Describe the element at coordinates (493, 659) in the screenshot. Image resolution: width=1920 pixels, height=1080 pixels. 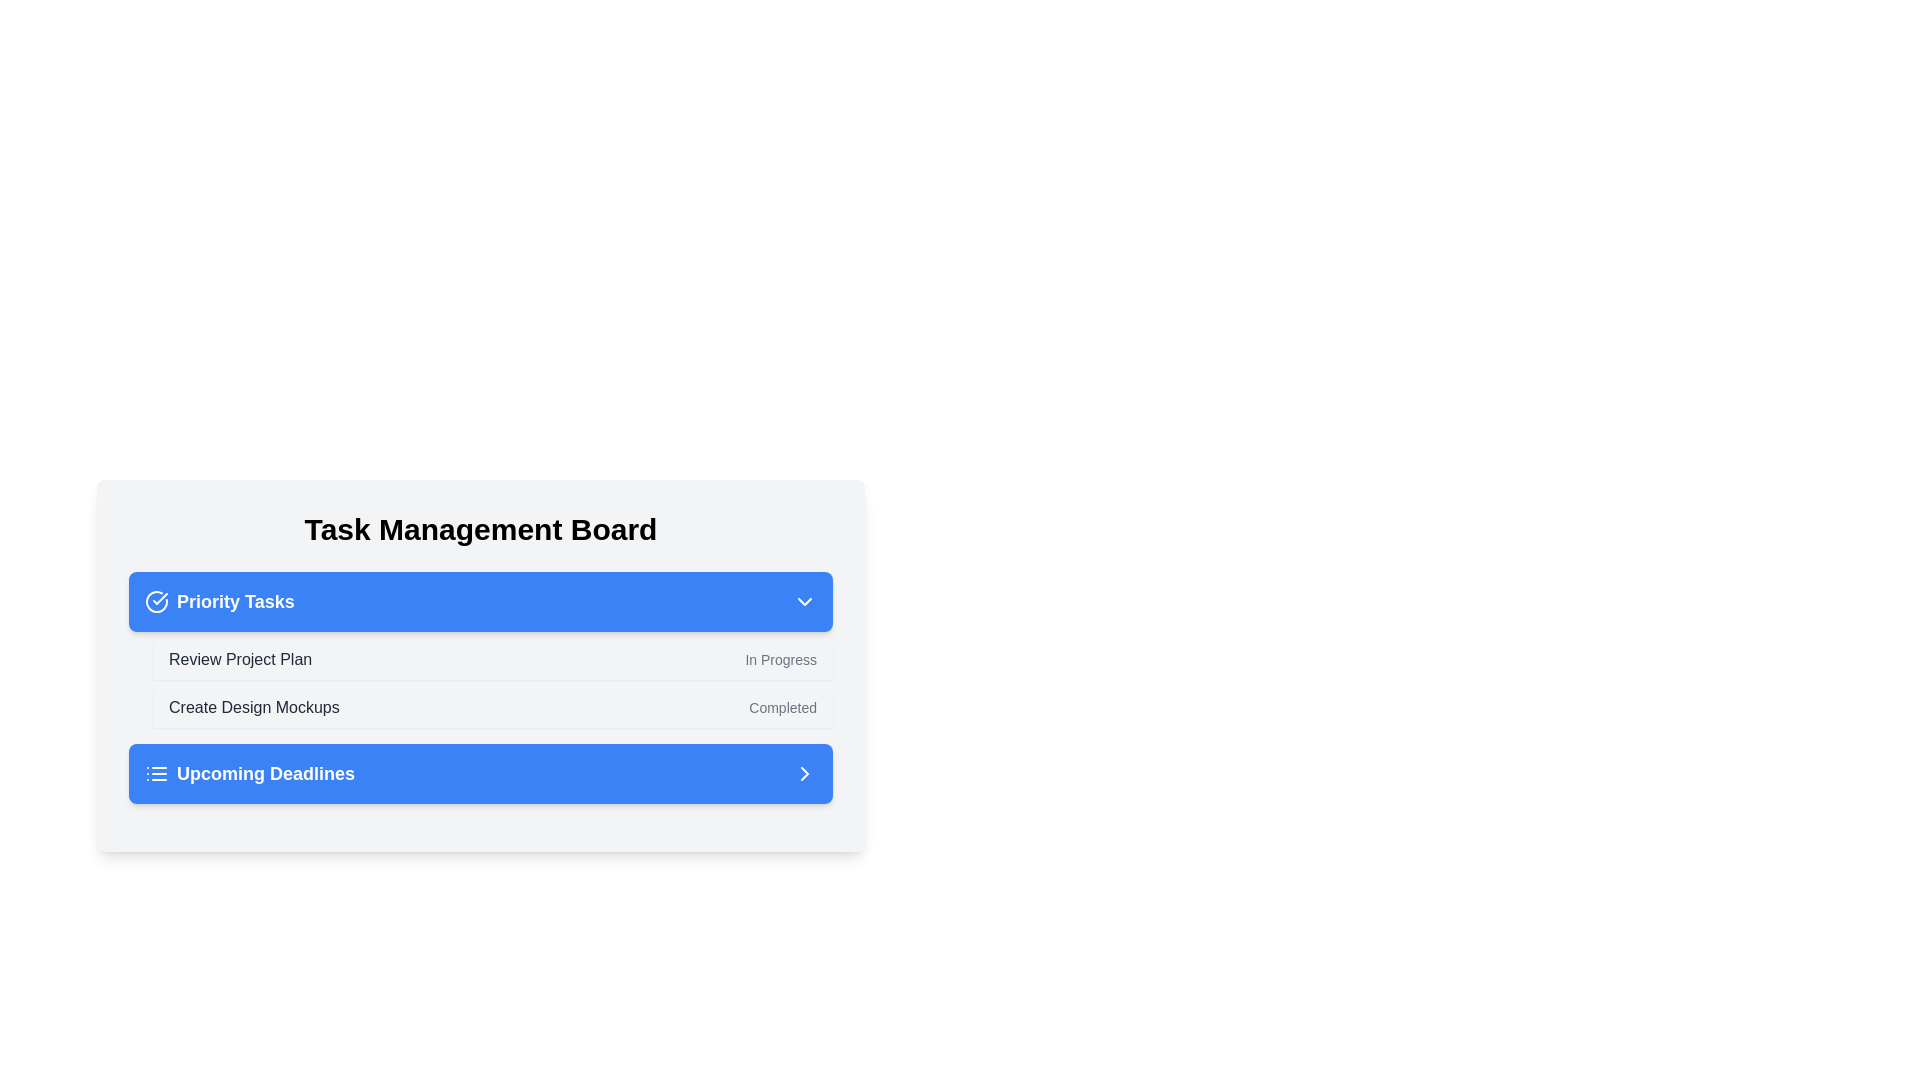
I see `the task item titled 'Review Project Plan'` at that location.